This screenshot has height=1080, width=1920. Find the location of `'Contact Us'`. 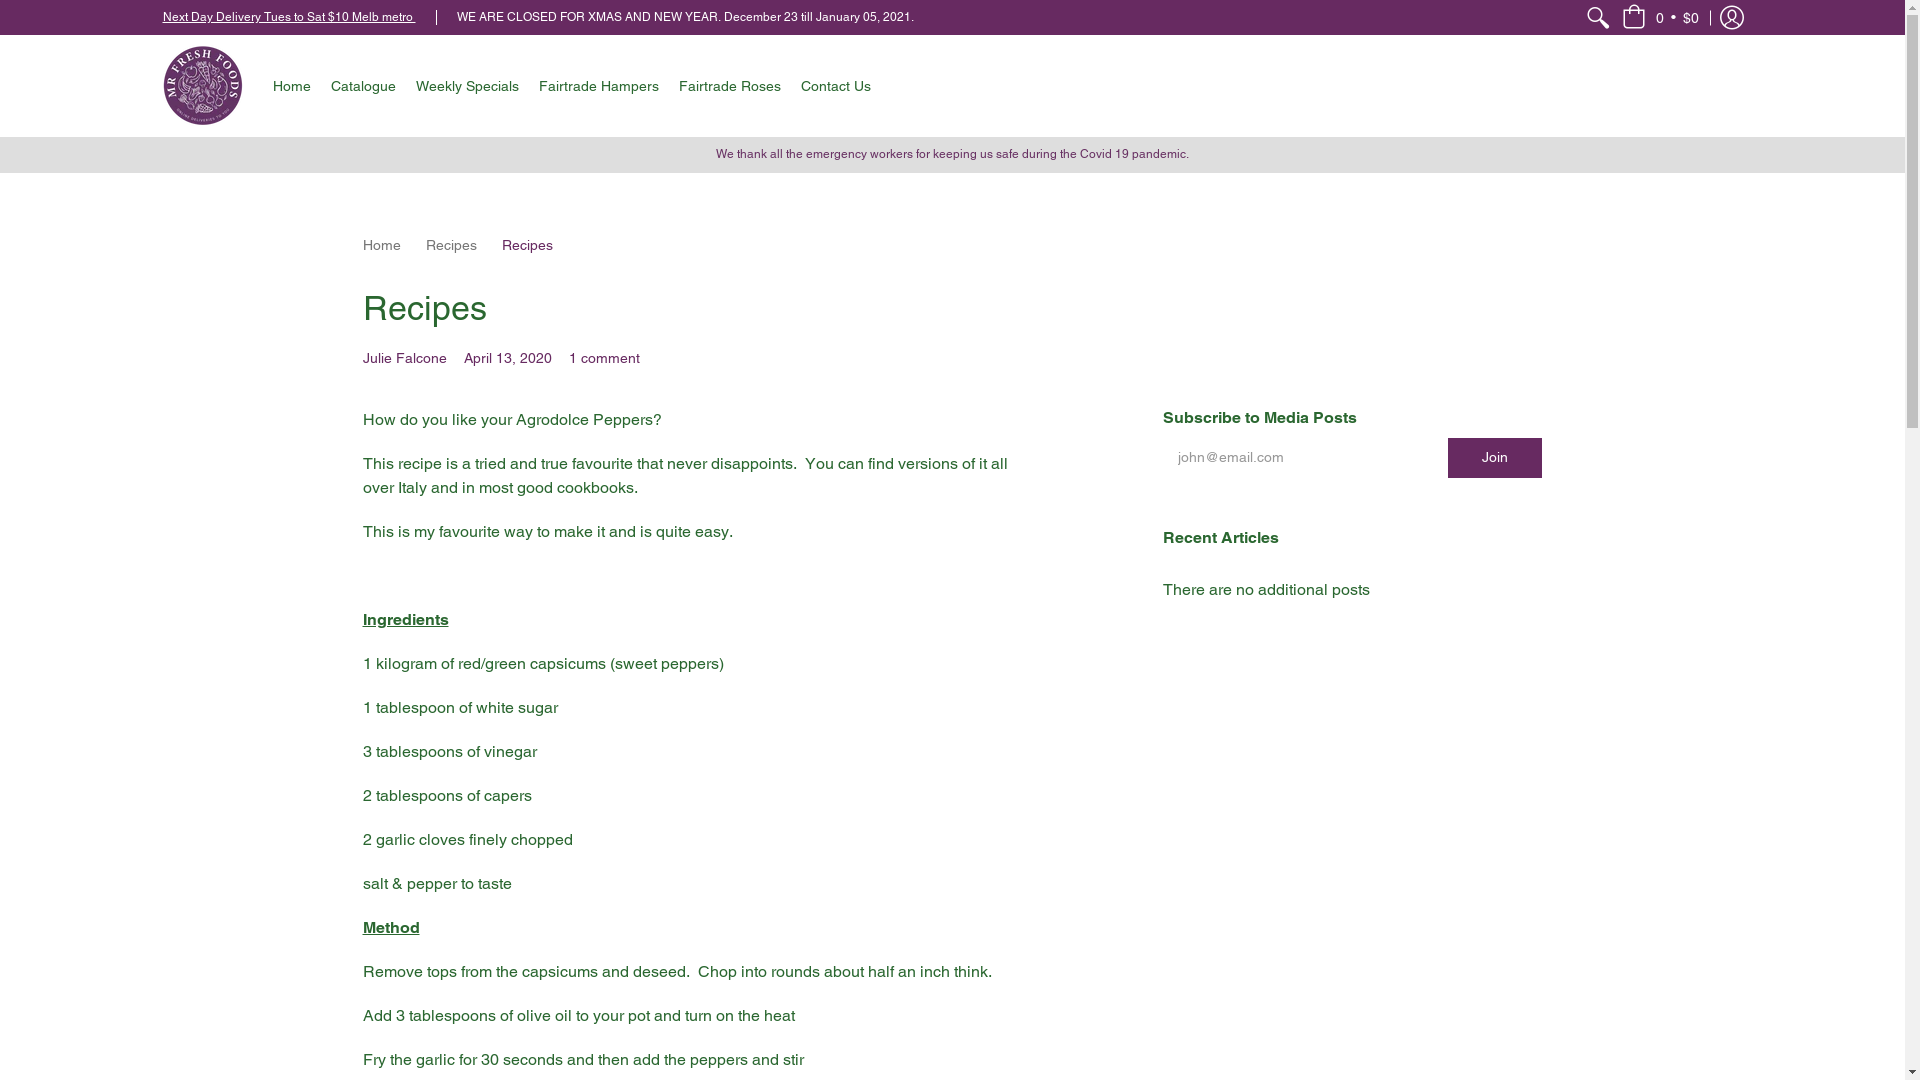

'Contact Us' is located at coordinates (835, 84).